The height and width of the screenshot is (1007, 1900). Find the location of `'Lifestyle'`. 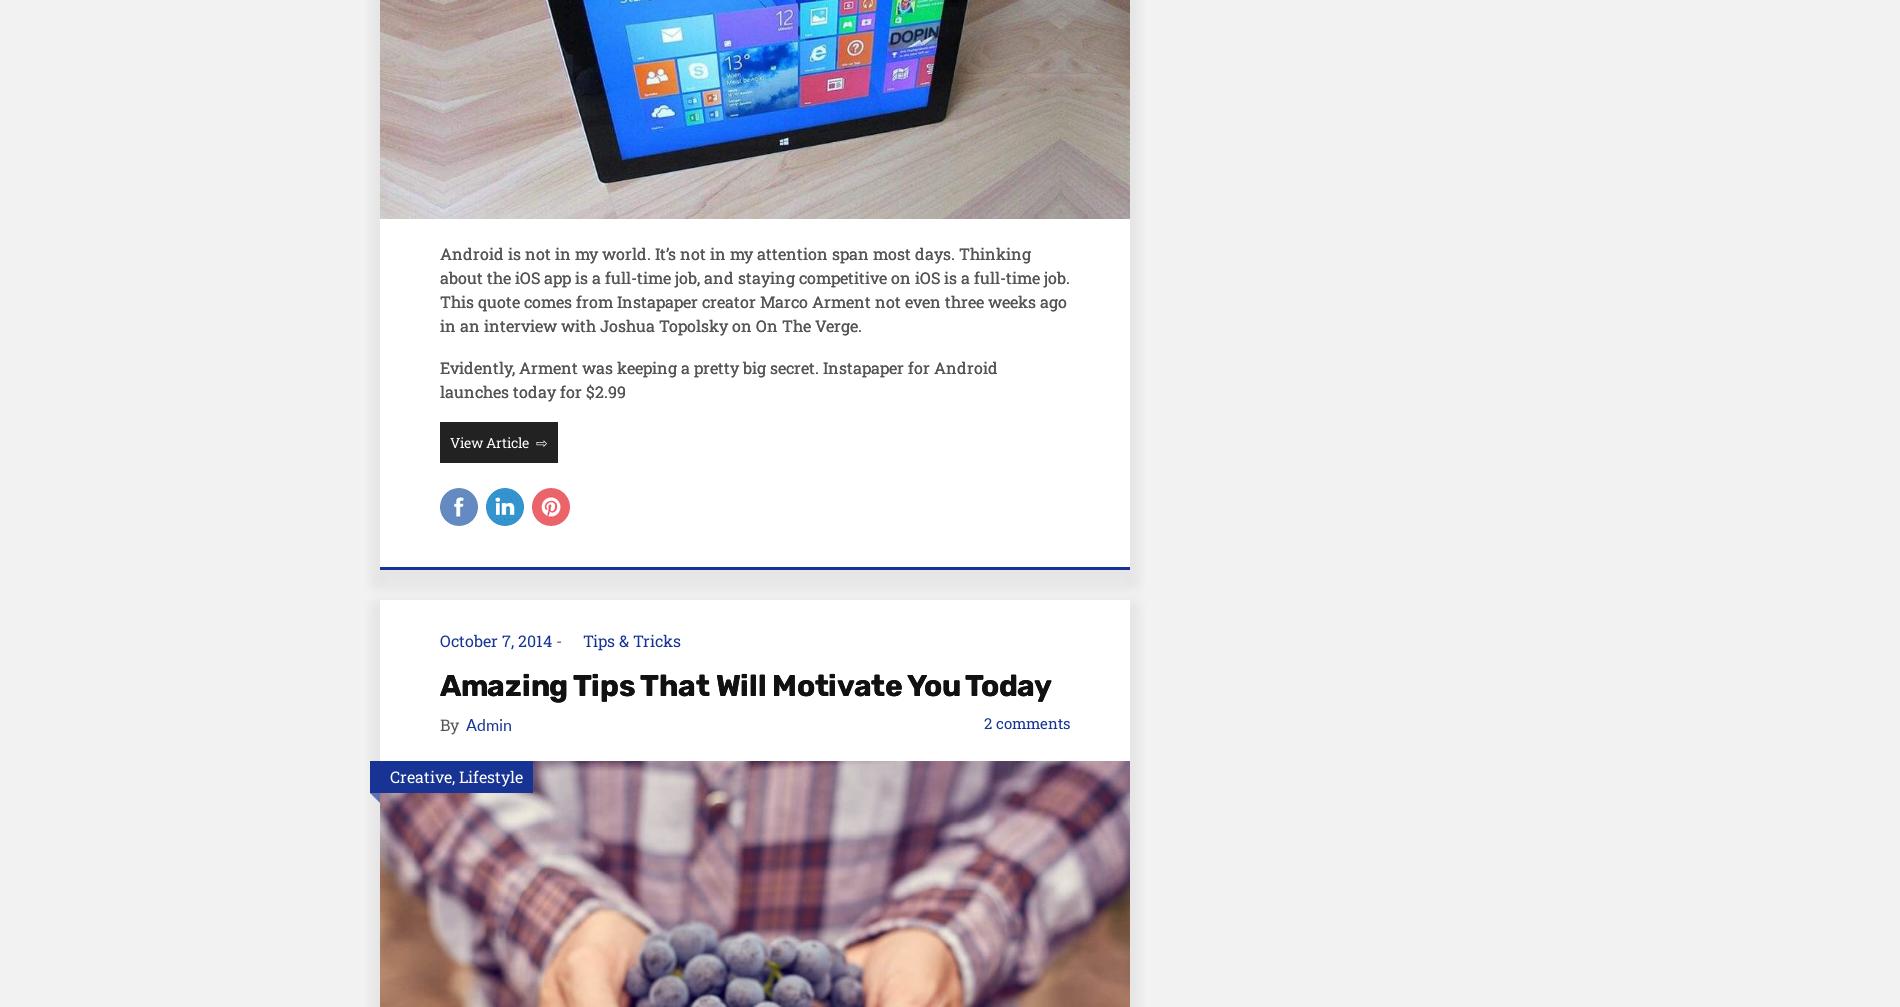

'Lifestyle' is located at coordinates (490, 775).